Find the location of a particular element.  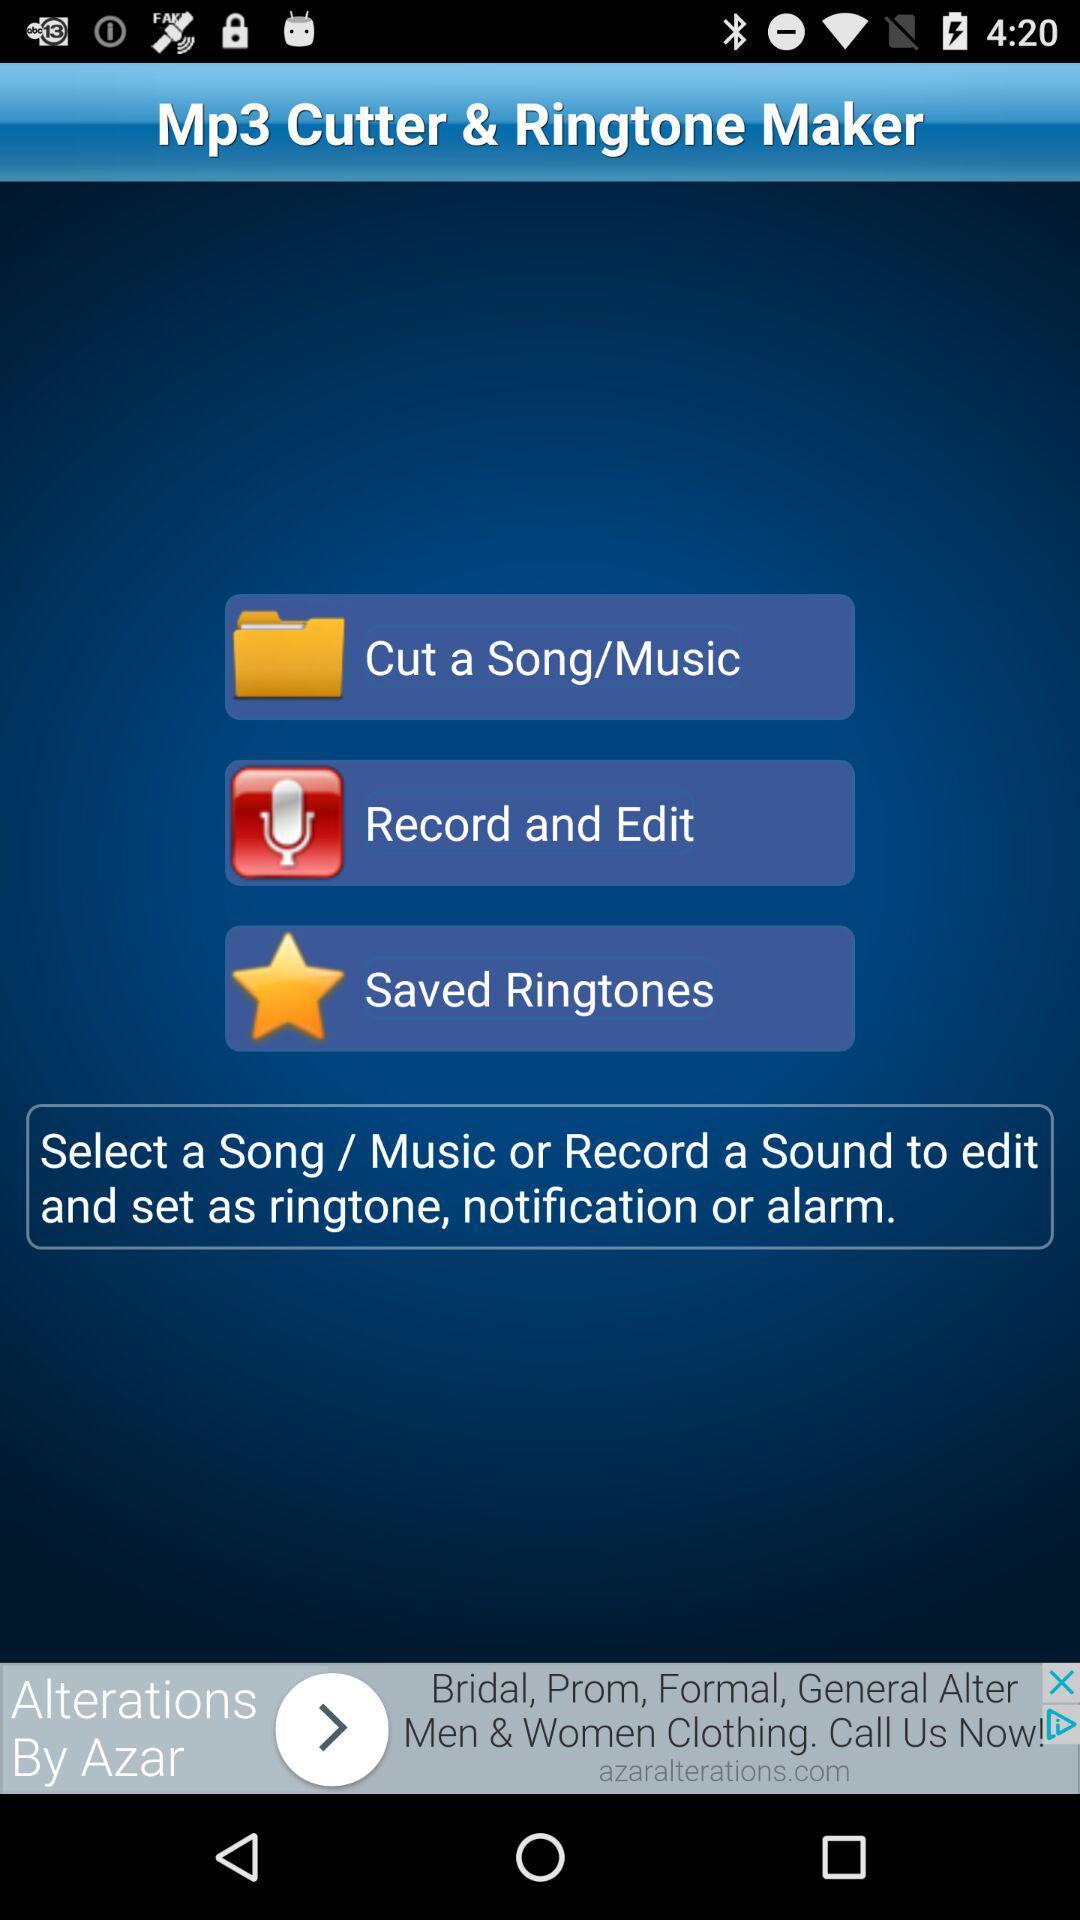

advertisement is located at coordinates (540, 1727).